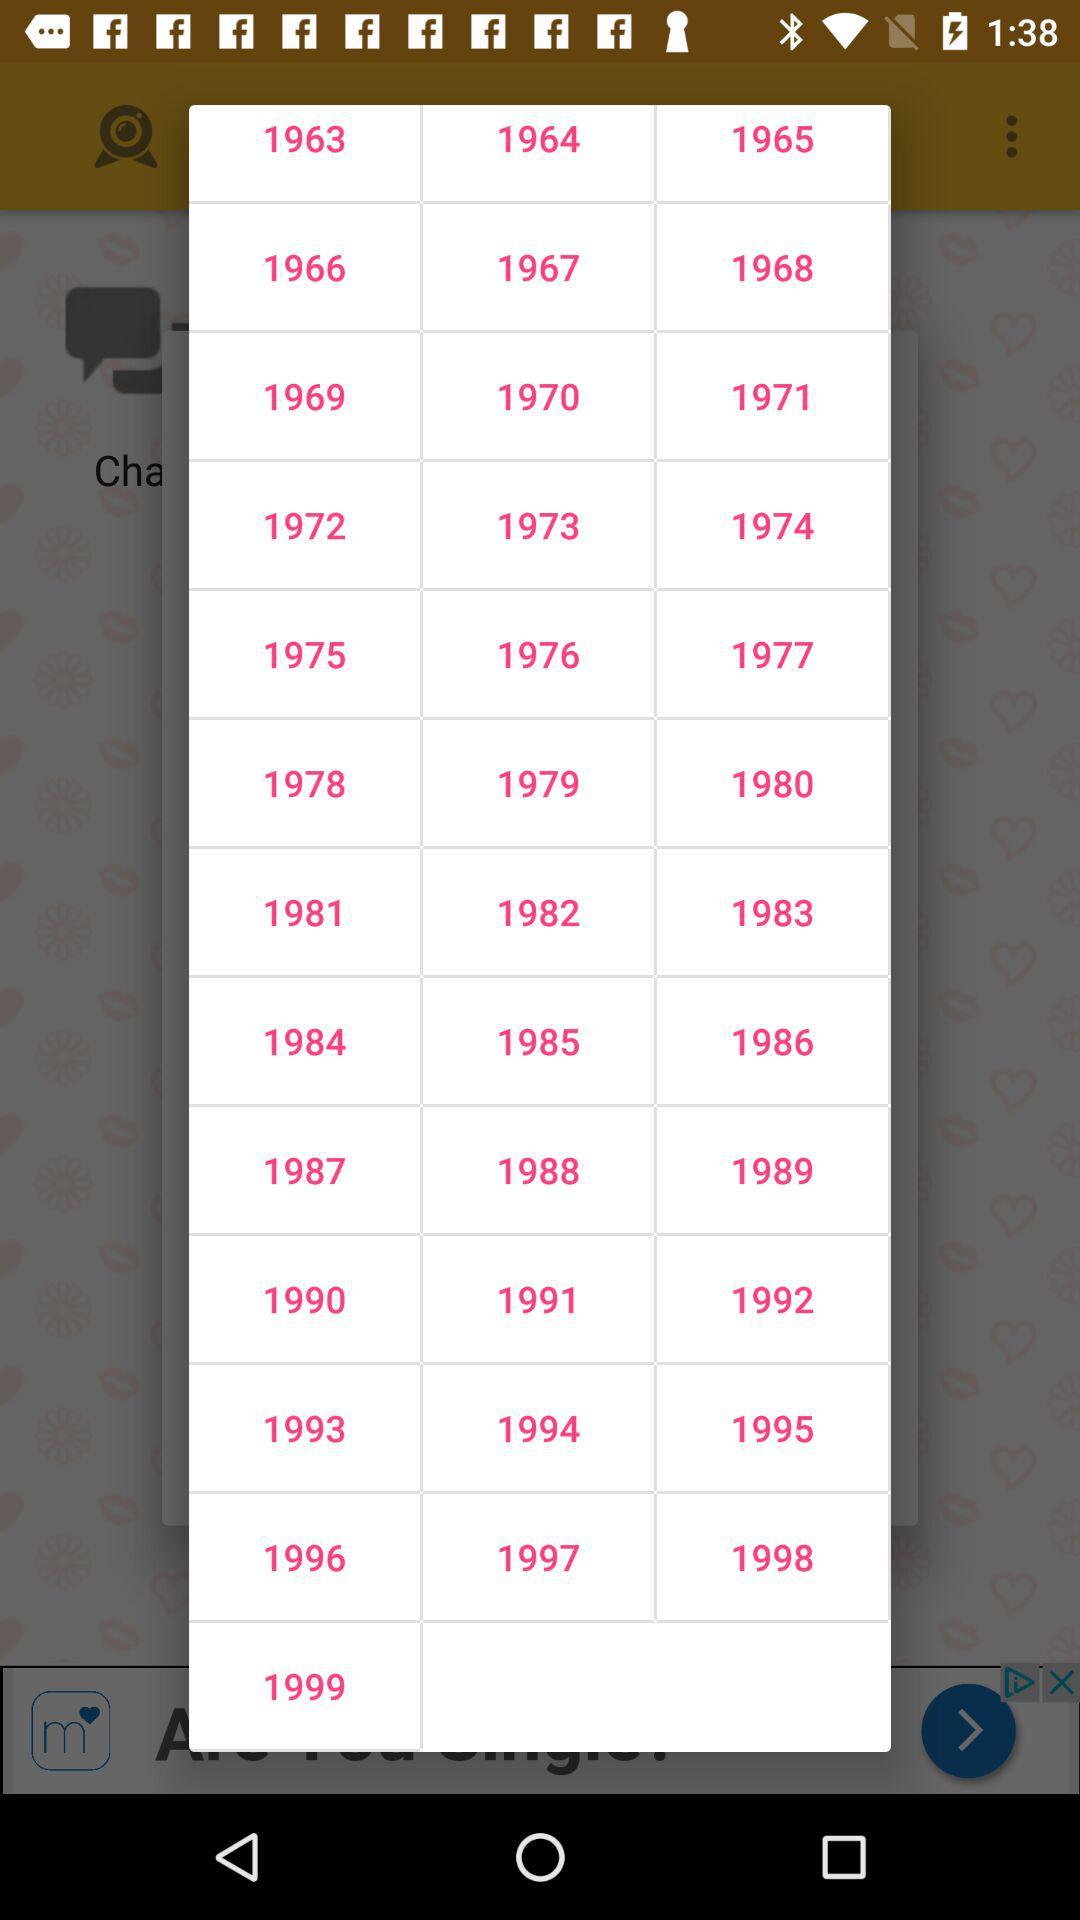  I want to click on item next to 1975 item, so click(537, 781).